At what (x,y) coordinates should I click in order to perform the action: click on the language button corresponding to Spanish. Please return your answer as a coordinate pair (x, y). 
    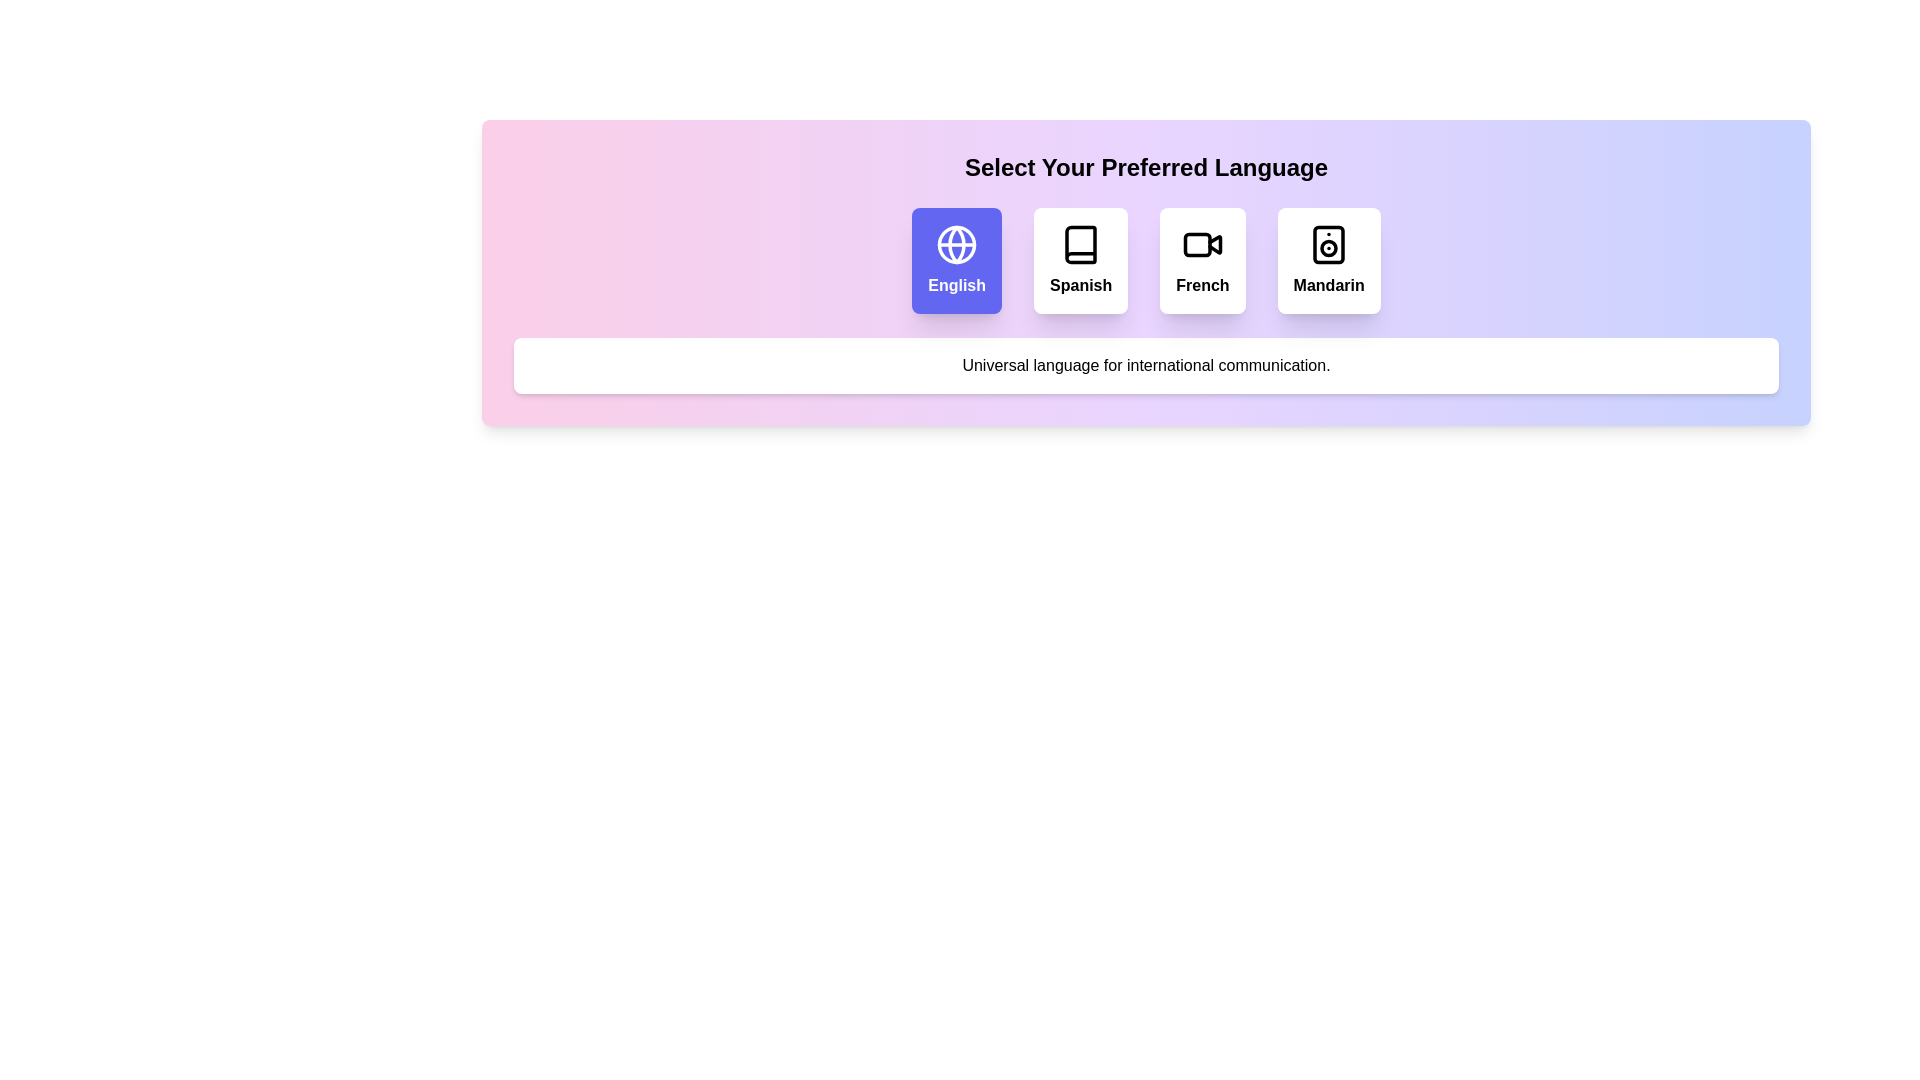
    Looking at the image, I should click on (1079, 260).